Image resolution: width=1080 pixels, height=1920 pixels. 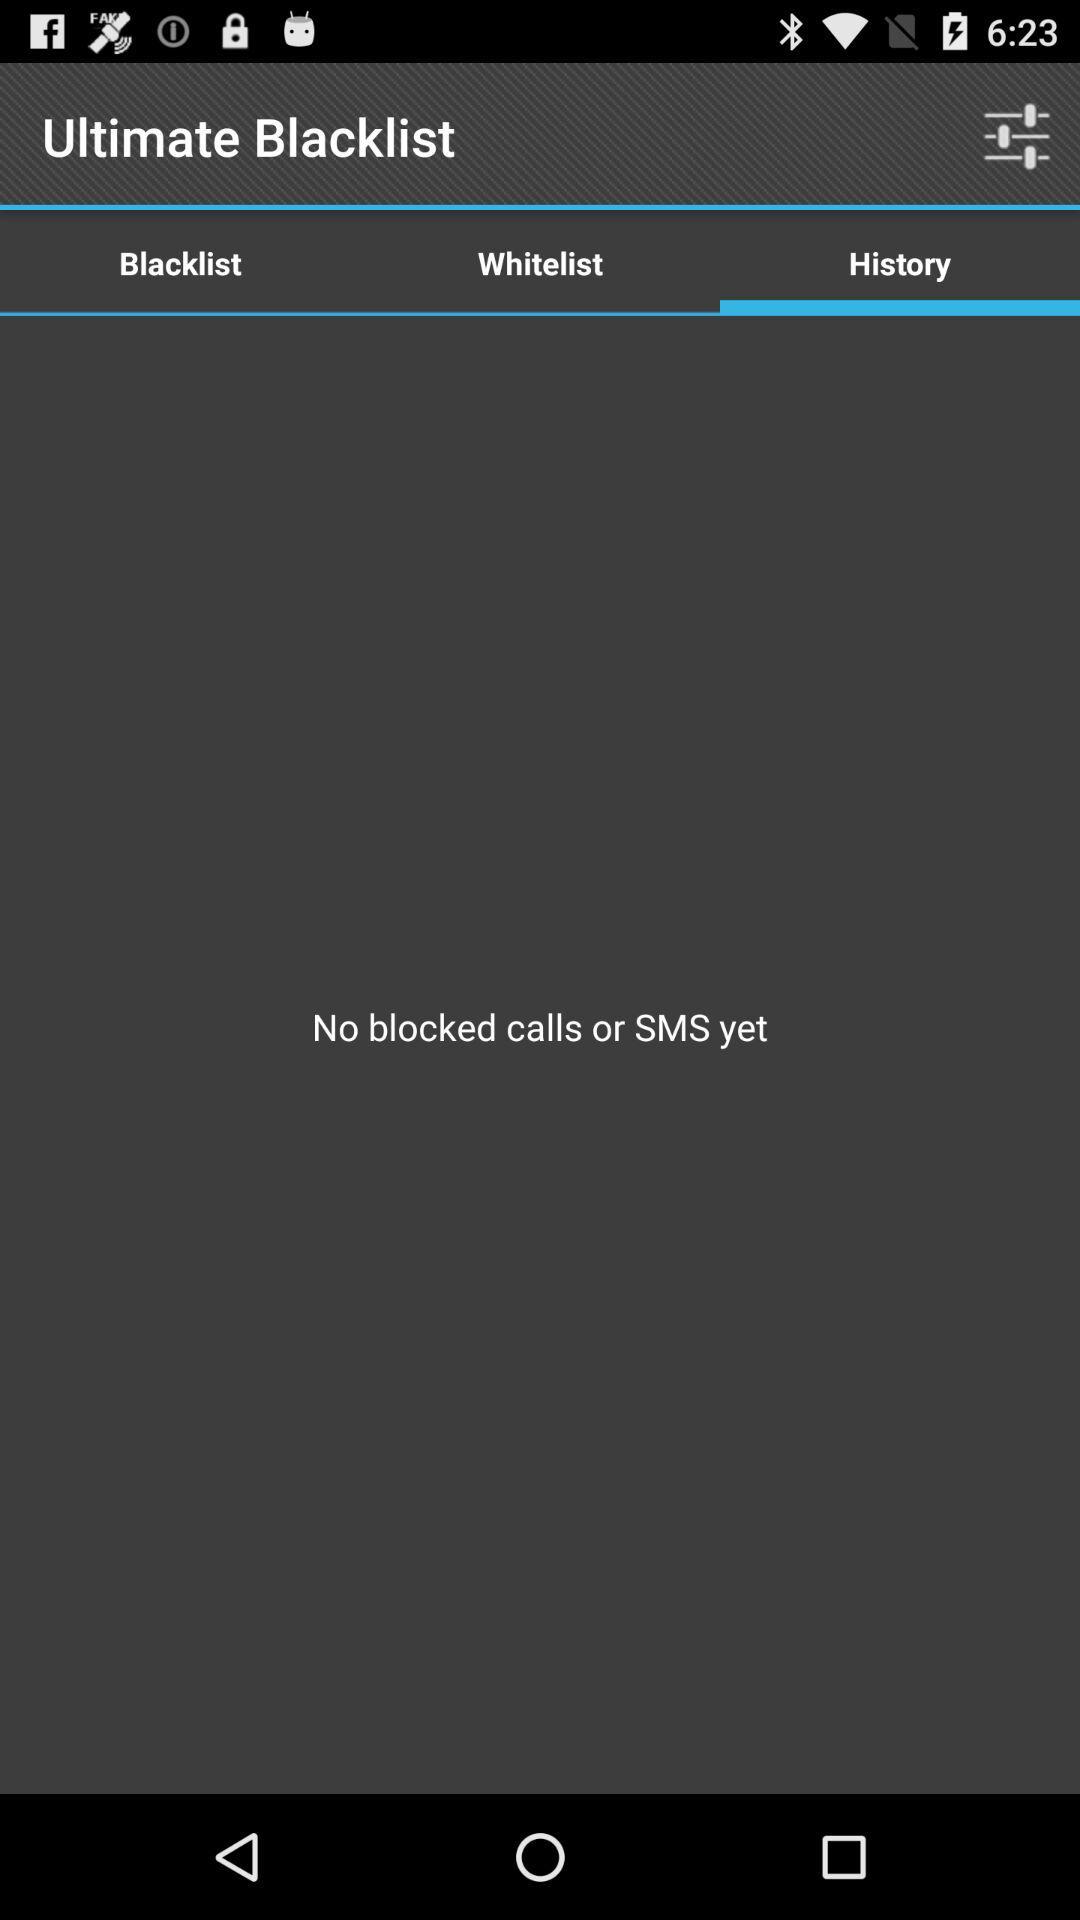 What do you see at coordinates (1017, 135) in the screenshot?
I see `icon above the history` at bounding box center [1017, 135].